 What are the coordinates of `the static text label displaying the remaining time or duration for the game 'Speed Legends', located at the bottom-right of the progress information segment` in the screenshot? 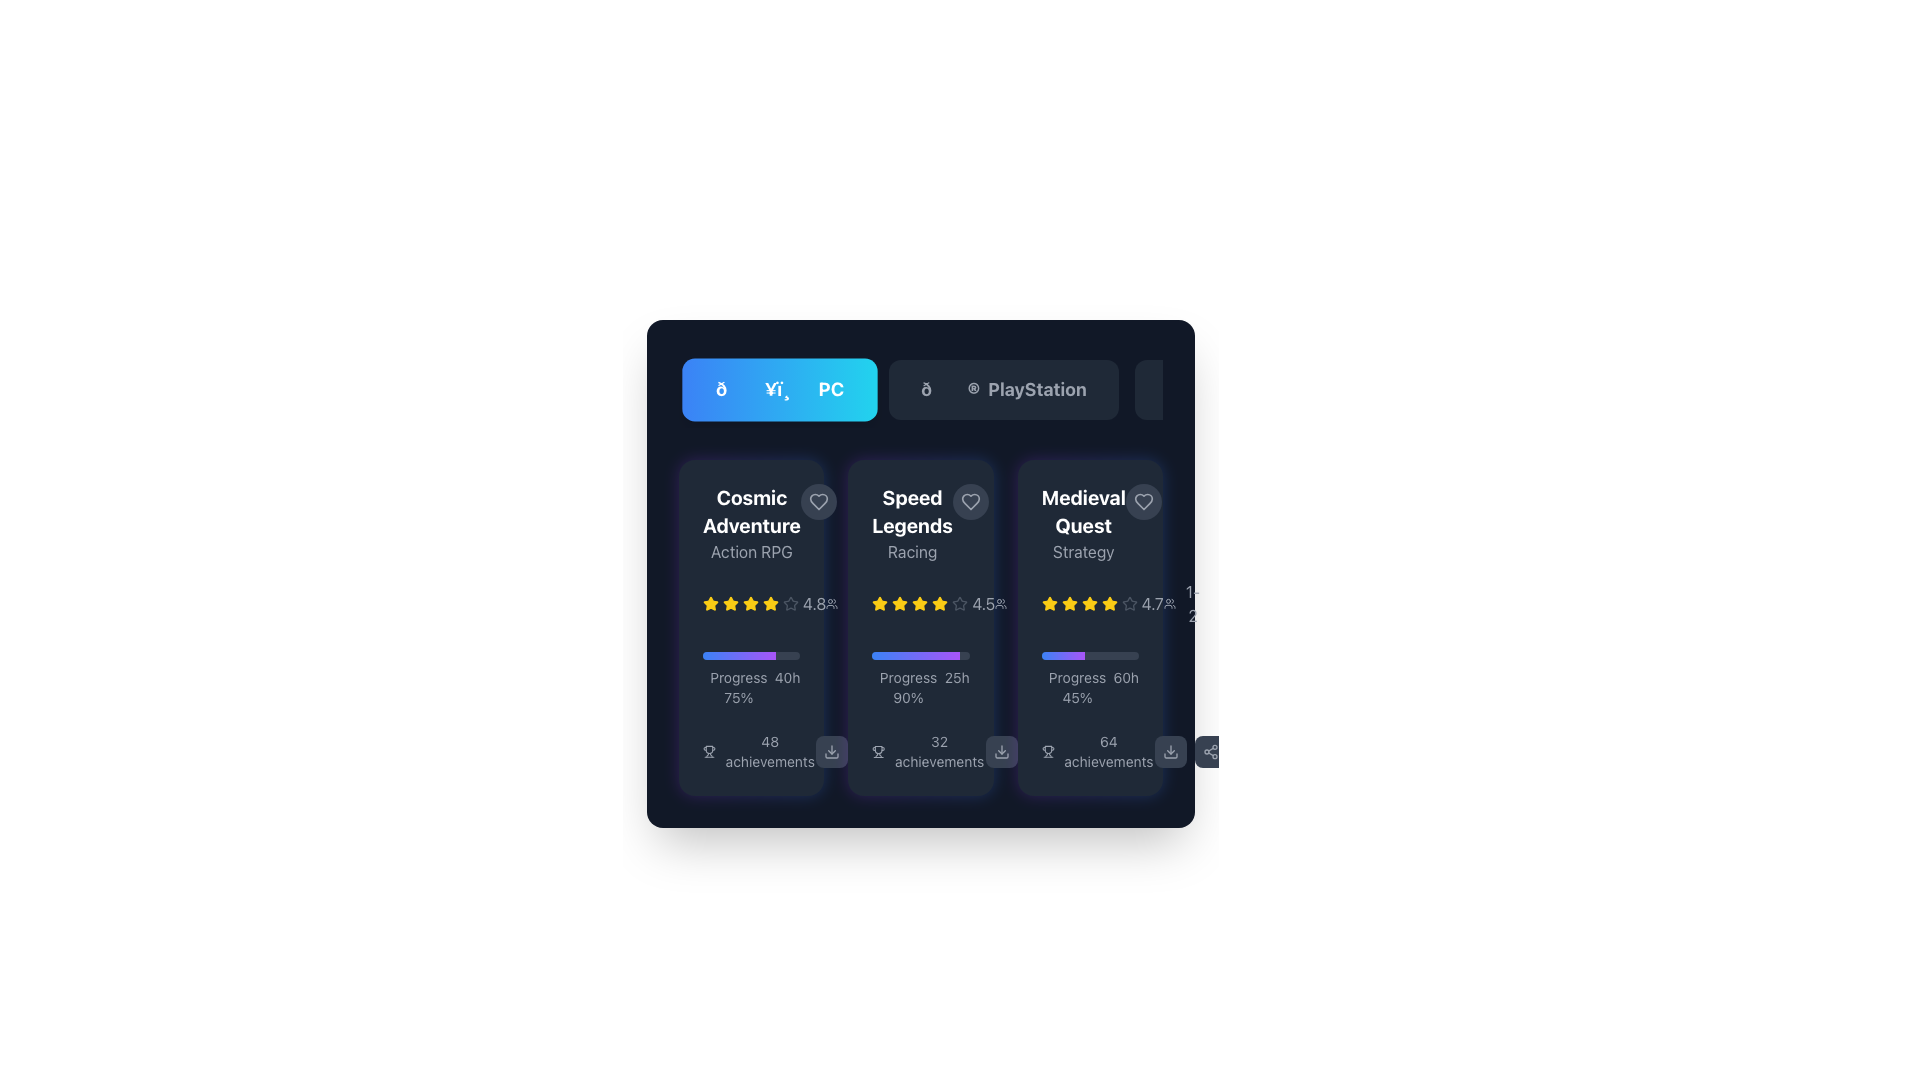 It's located at (956, 686).